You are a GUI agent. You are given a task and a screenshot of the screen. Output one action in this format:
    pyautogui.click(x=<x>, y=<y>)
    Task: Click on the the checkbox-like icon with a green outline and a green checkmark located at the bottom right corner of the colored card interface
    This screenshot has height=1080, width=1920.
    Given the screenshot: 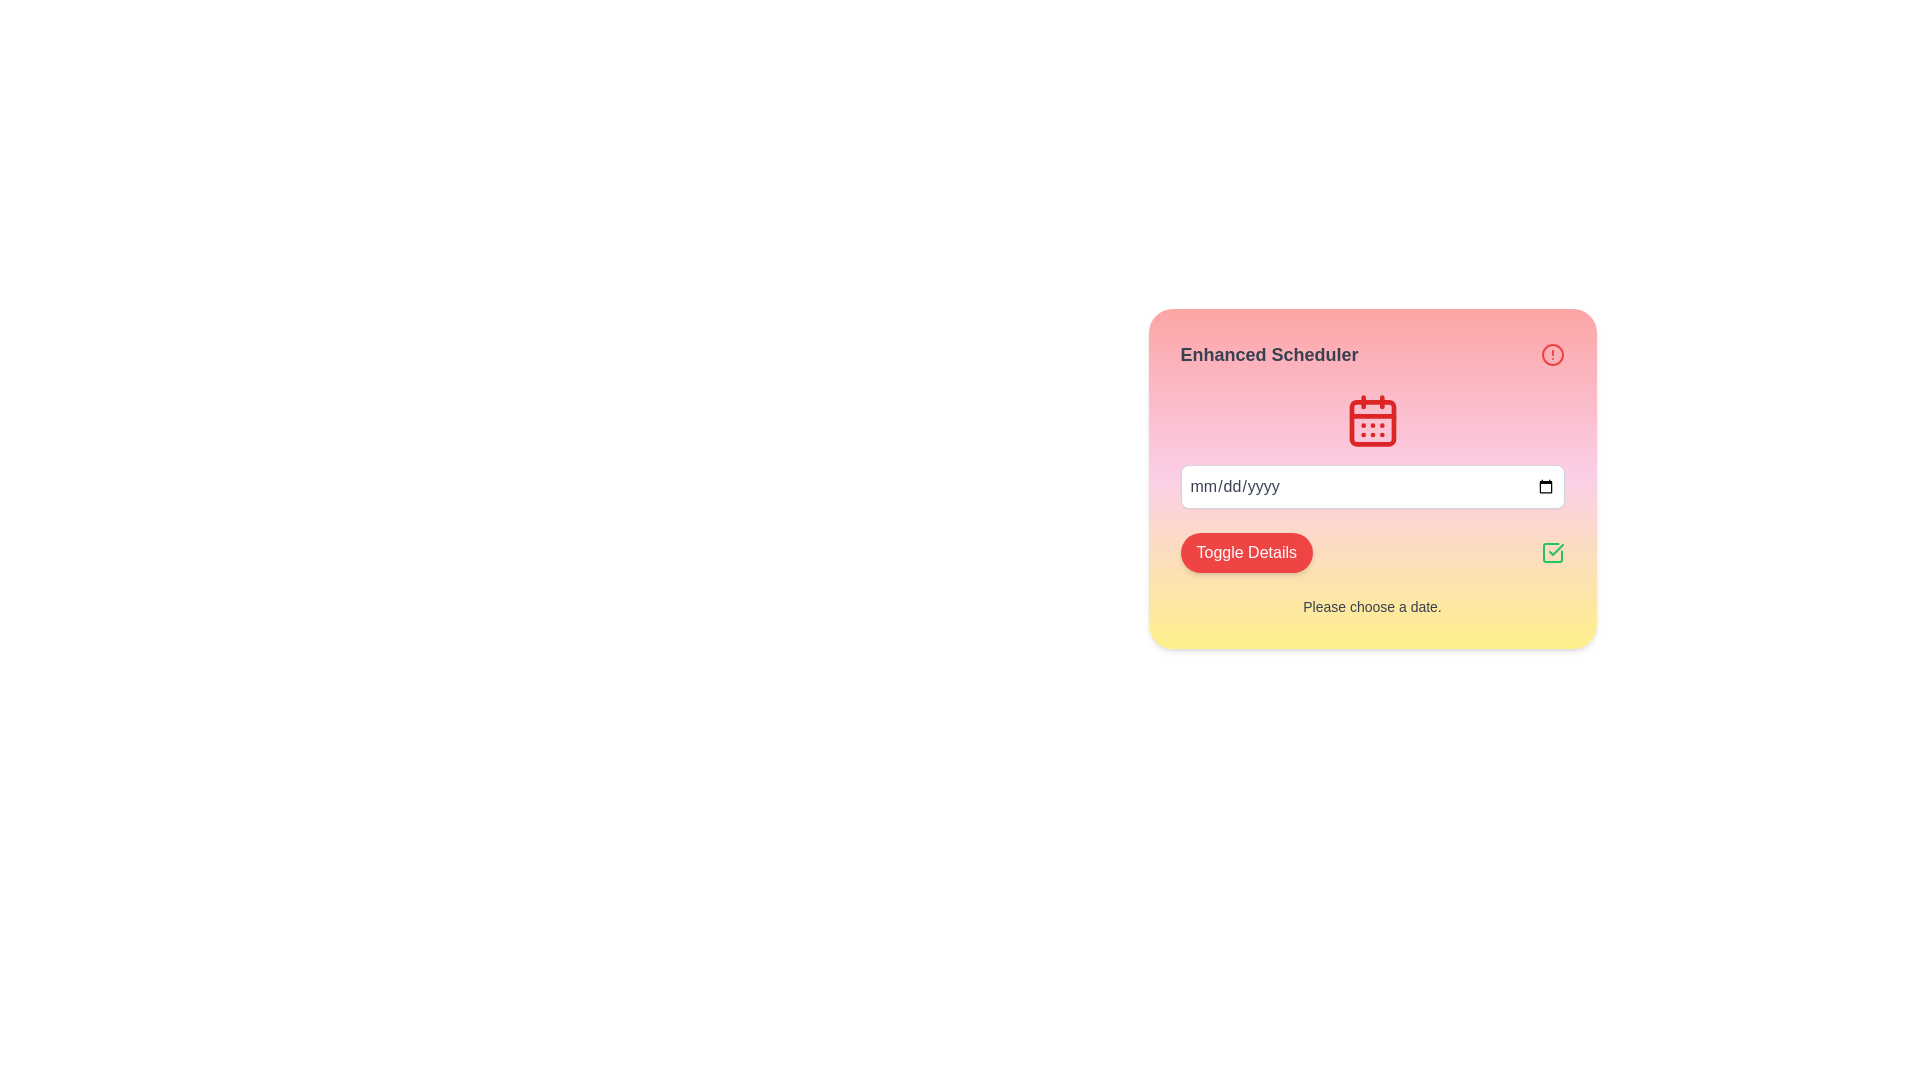 What is the action you would take?
    pyautogui.click(x=1551, y=552)
    